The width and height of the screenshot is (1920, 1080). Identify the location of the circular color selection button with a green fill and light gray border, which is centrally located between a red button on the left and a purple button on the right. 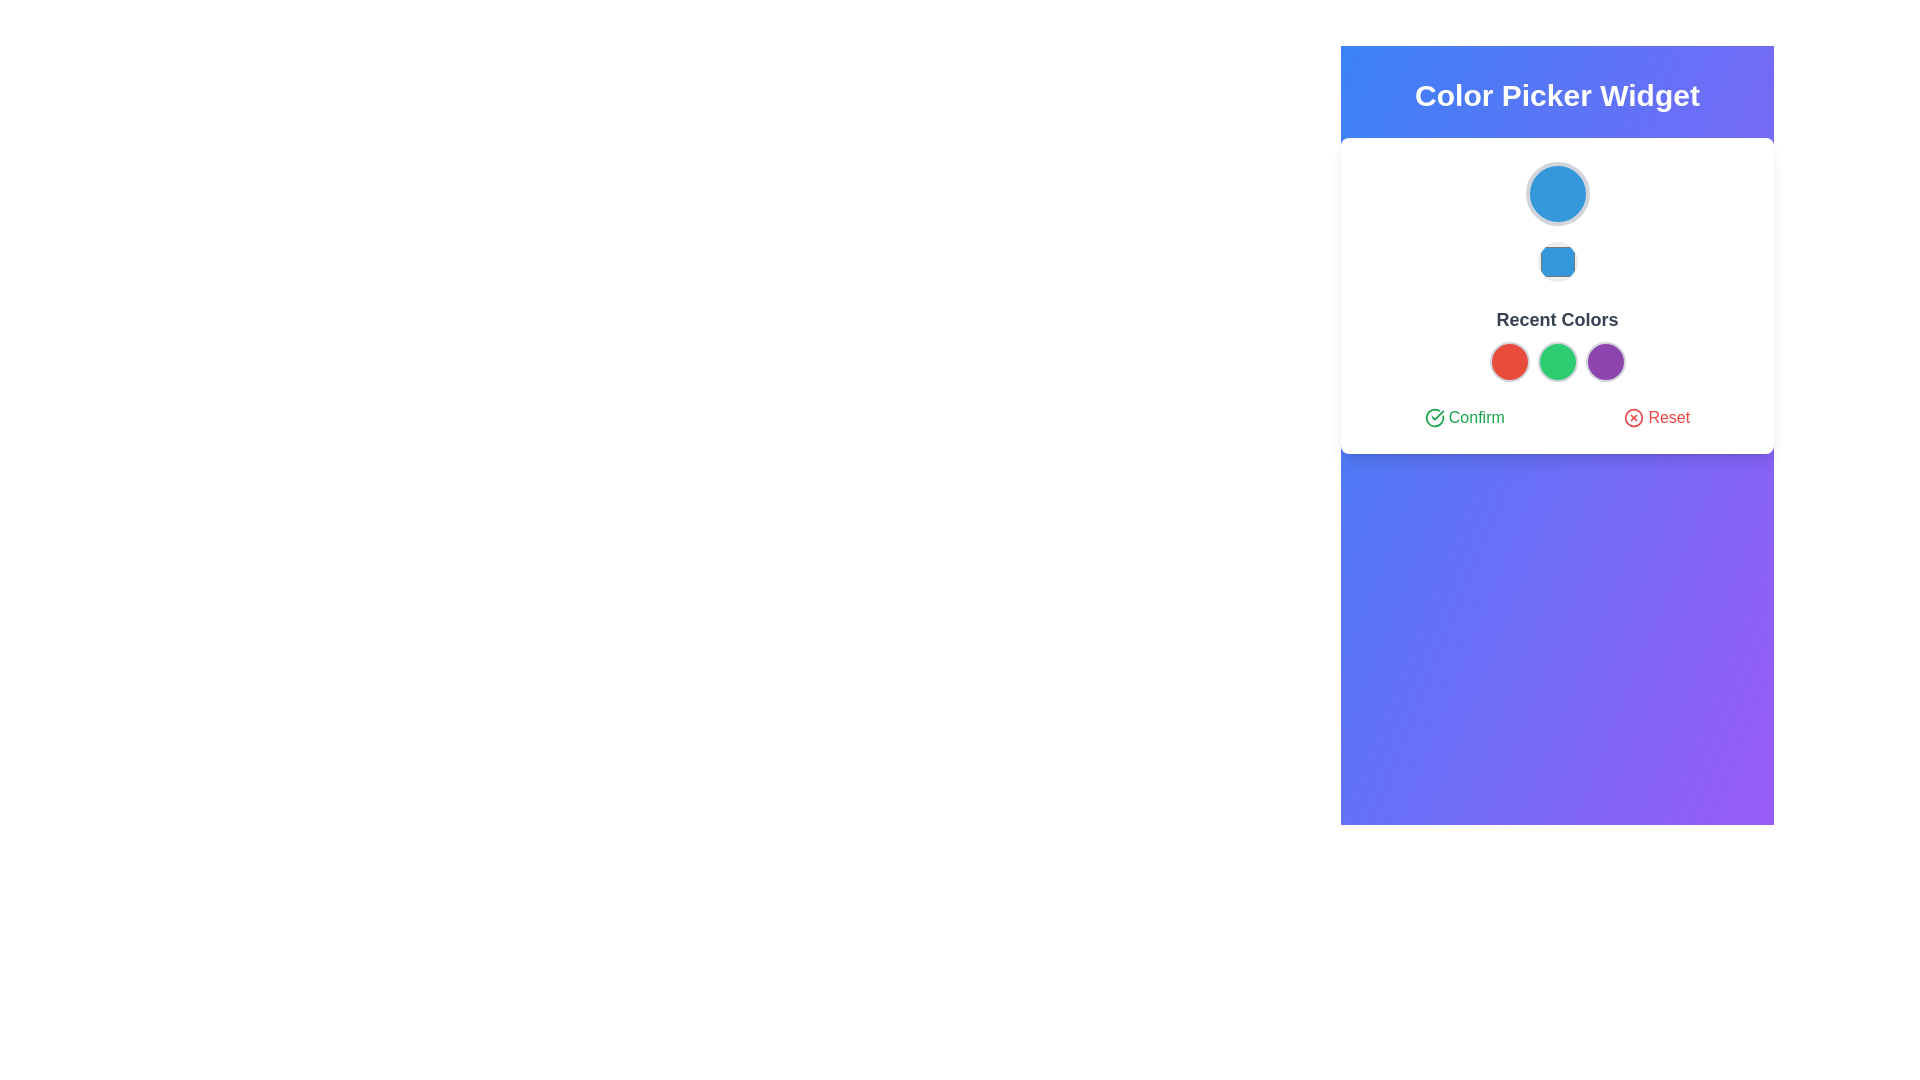
(1556, 362).